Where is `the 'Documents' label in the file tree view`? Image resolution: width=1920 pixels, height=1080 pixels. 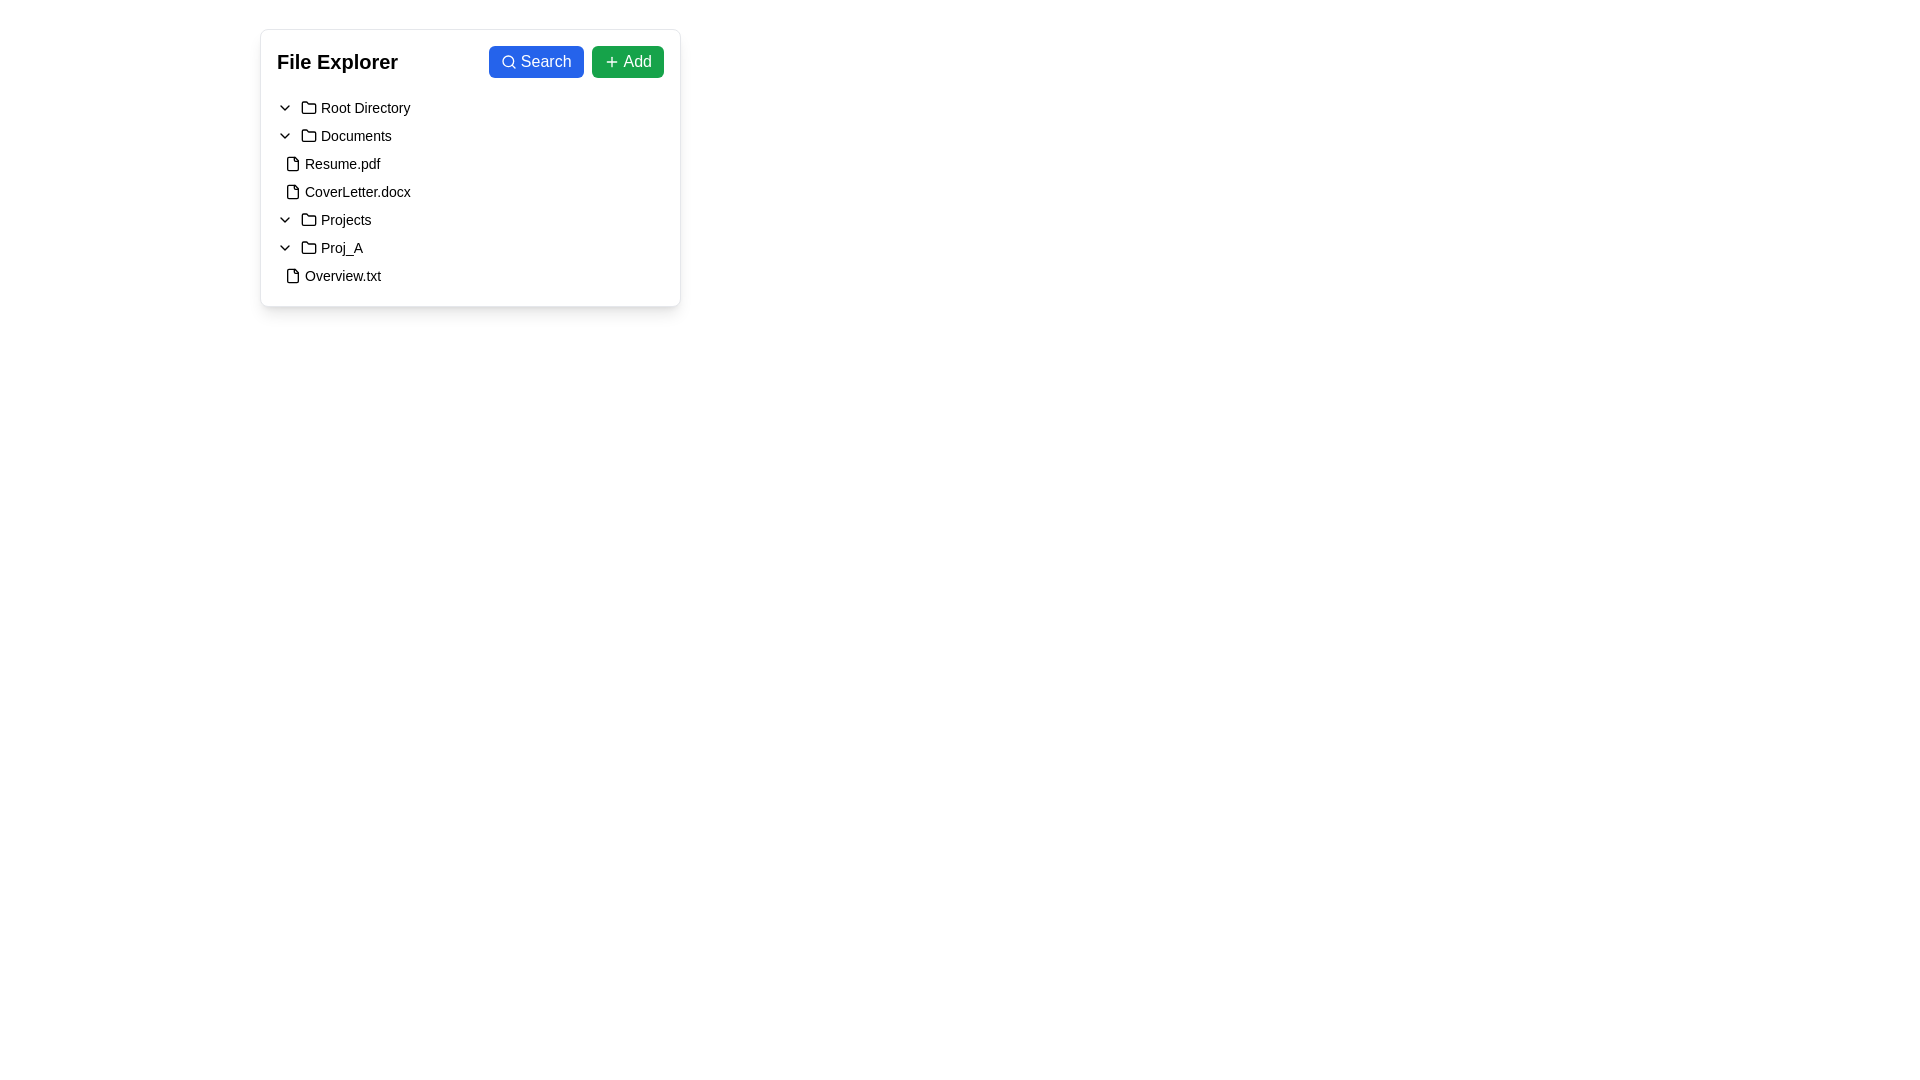 the 'Documents' label in the file tree view is located at coordinates (356, 135).